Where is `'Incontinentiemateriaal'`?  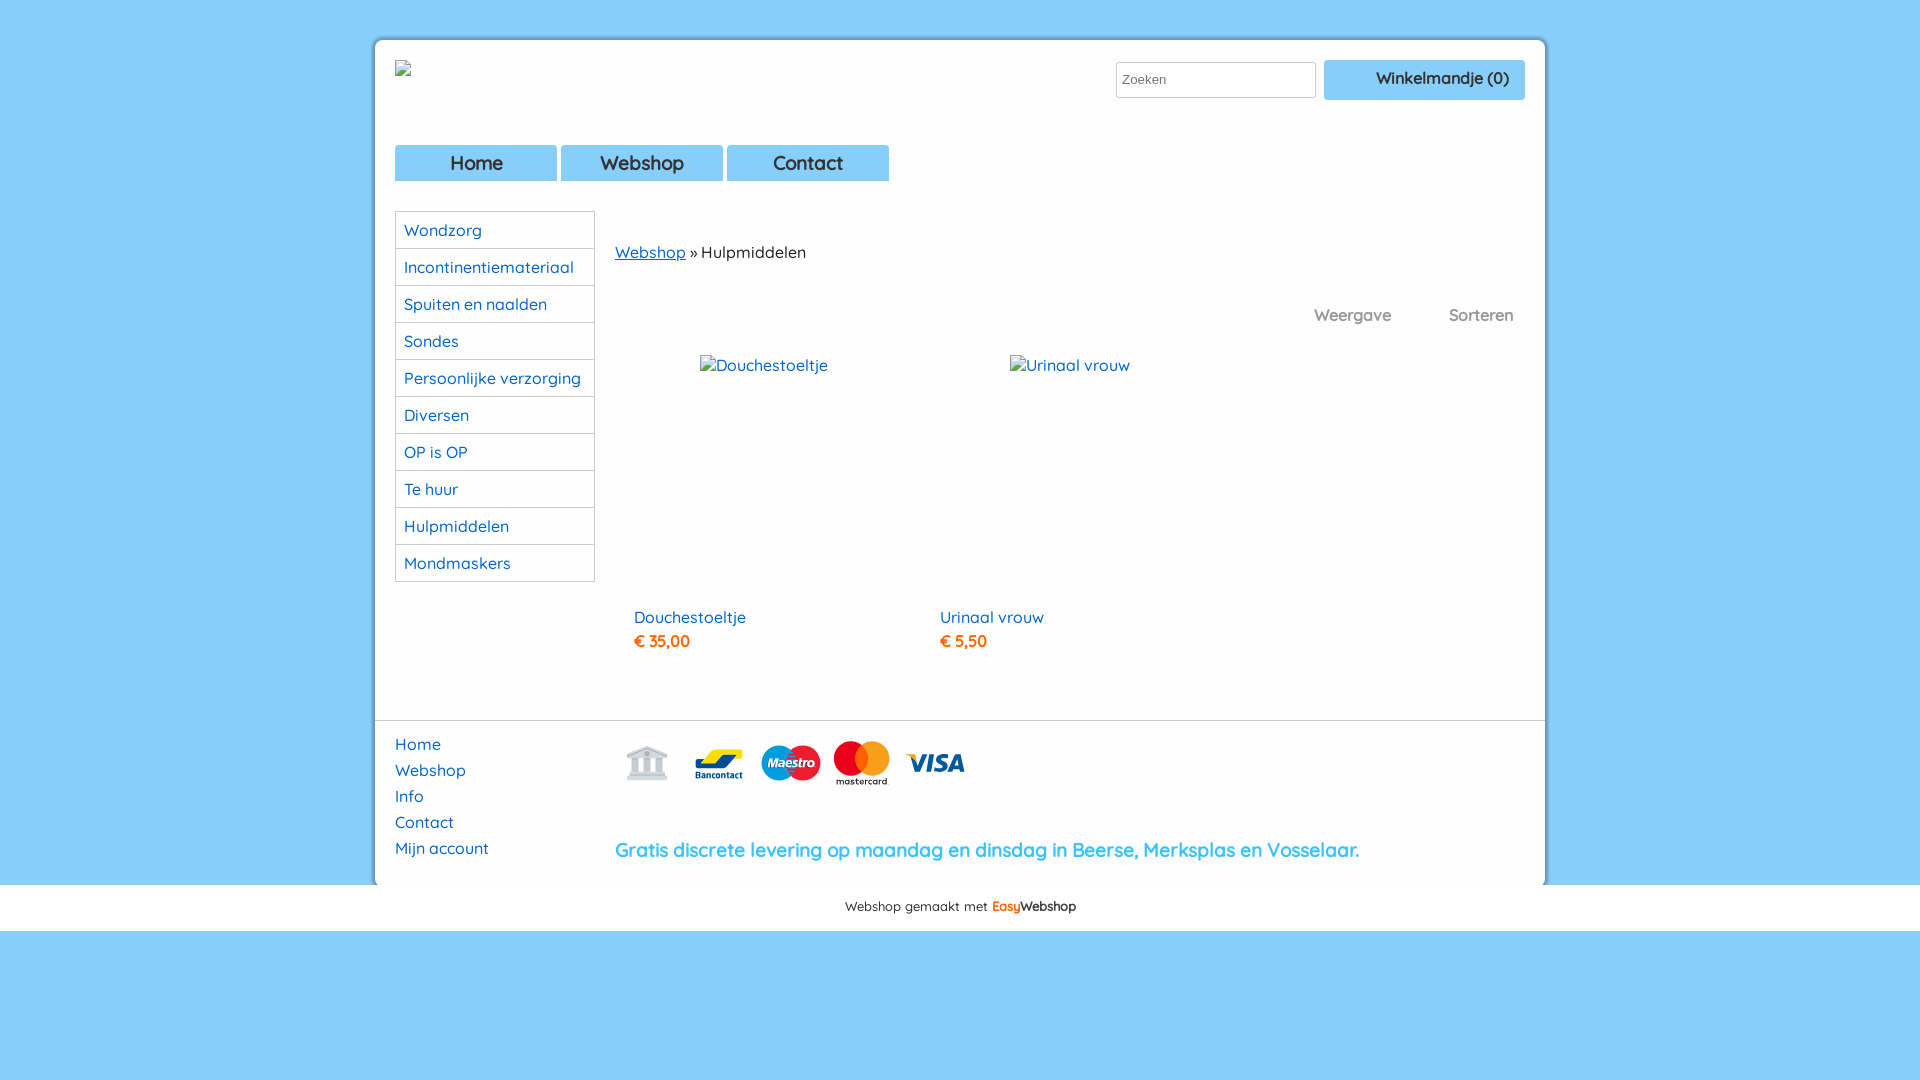
'Incontinentiemateriaal' is located at coordinates (494, 265).